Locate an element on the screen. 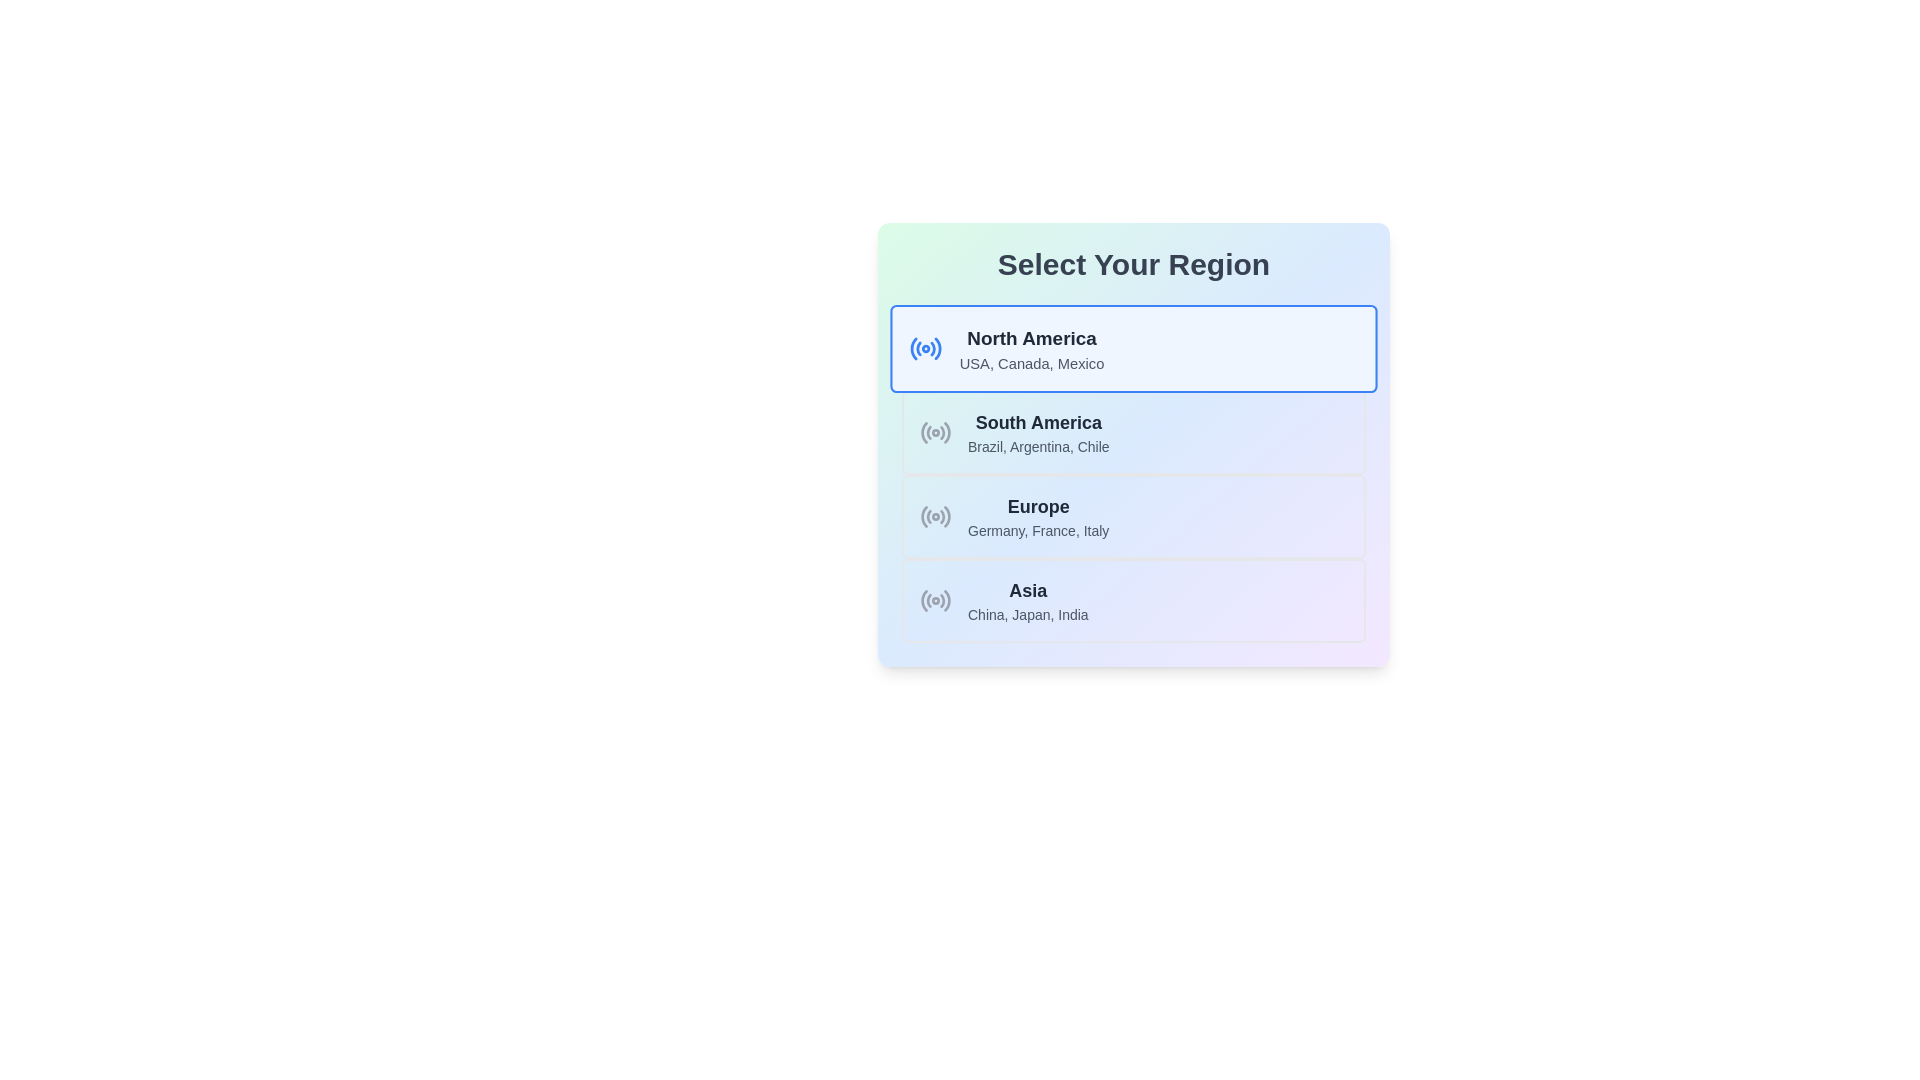 The image size is (1920, 1080). the state of the circular radio icon indicating the 'Europe' region selection option, located to the left of the option is located at coordinates (935, 515).